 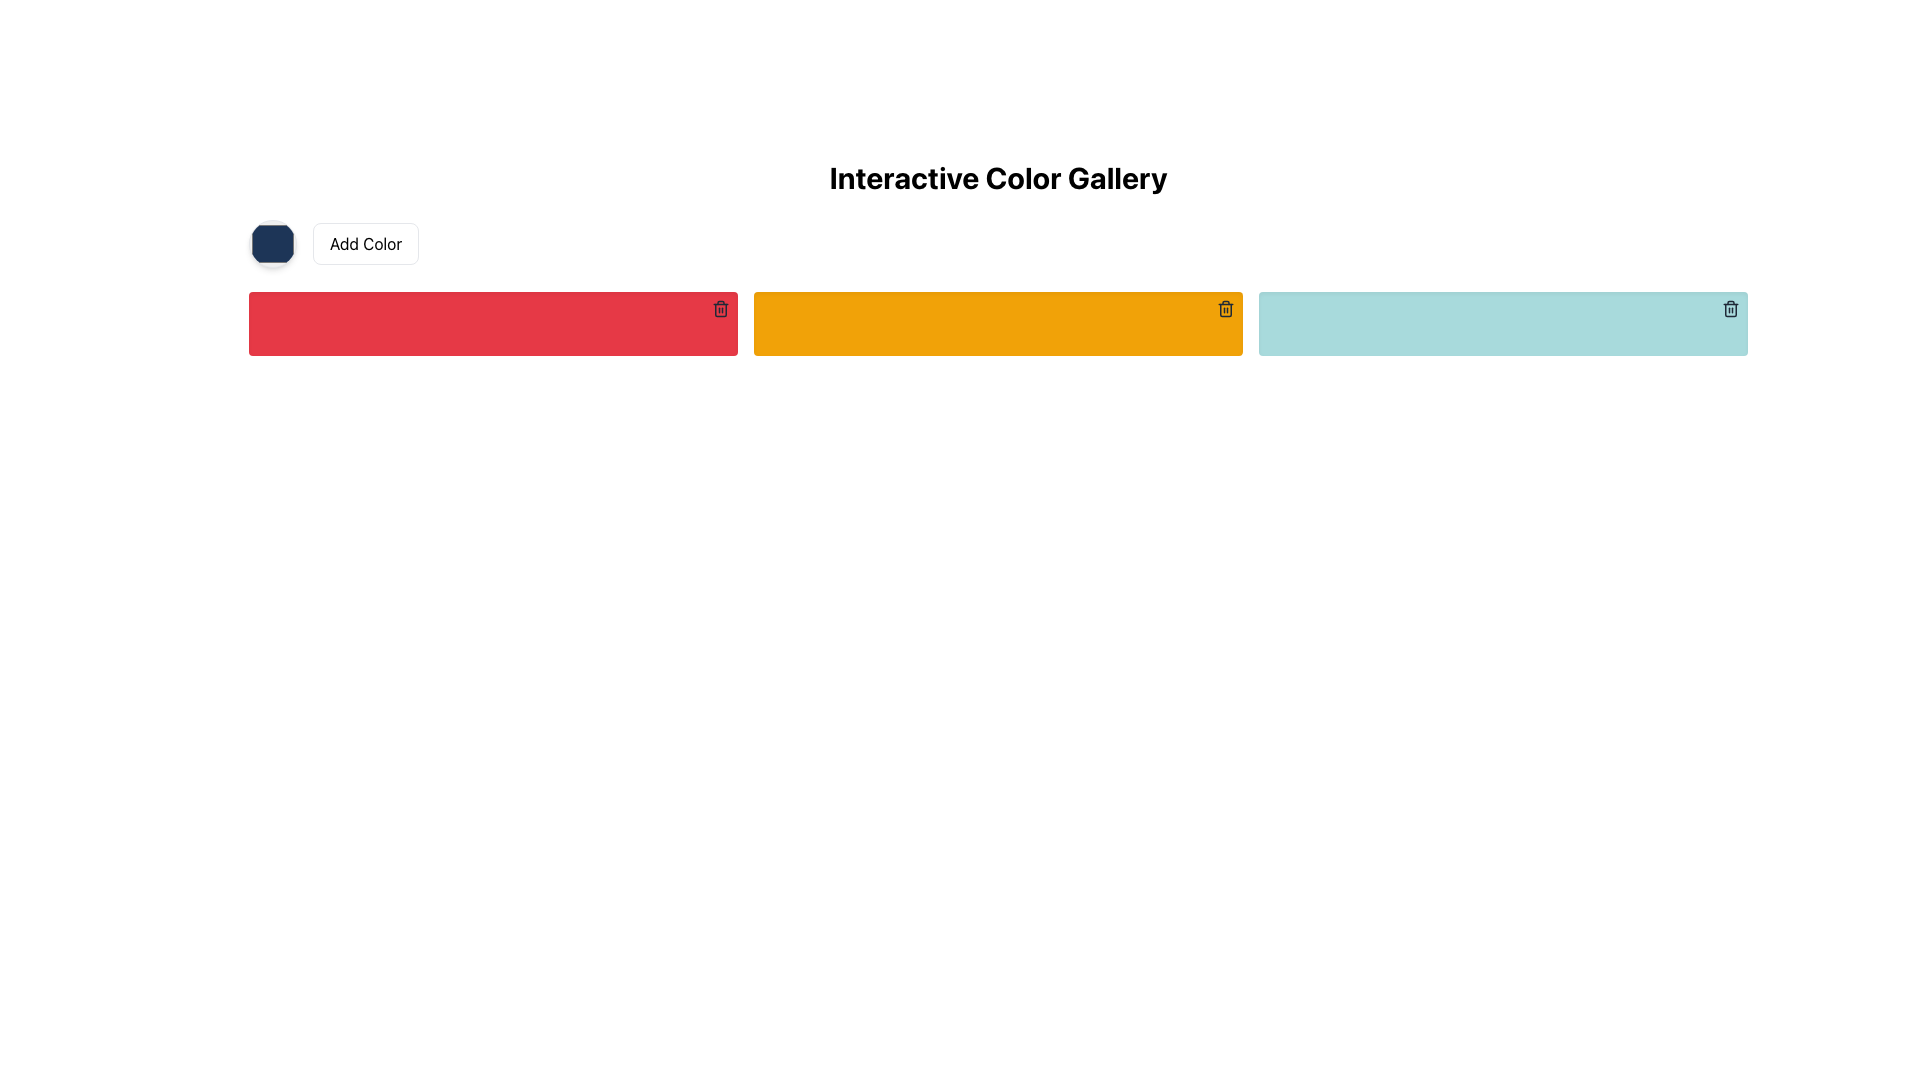 What do you see at coordinates (366, 242) in the screenshot?
I see `the rectangular button labeled 'Add Color' to observe the light blue background change when hovered` at bounding box center [366, 242].